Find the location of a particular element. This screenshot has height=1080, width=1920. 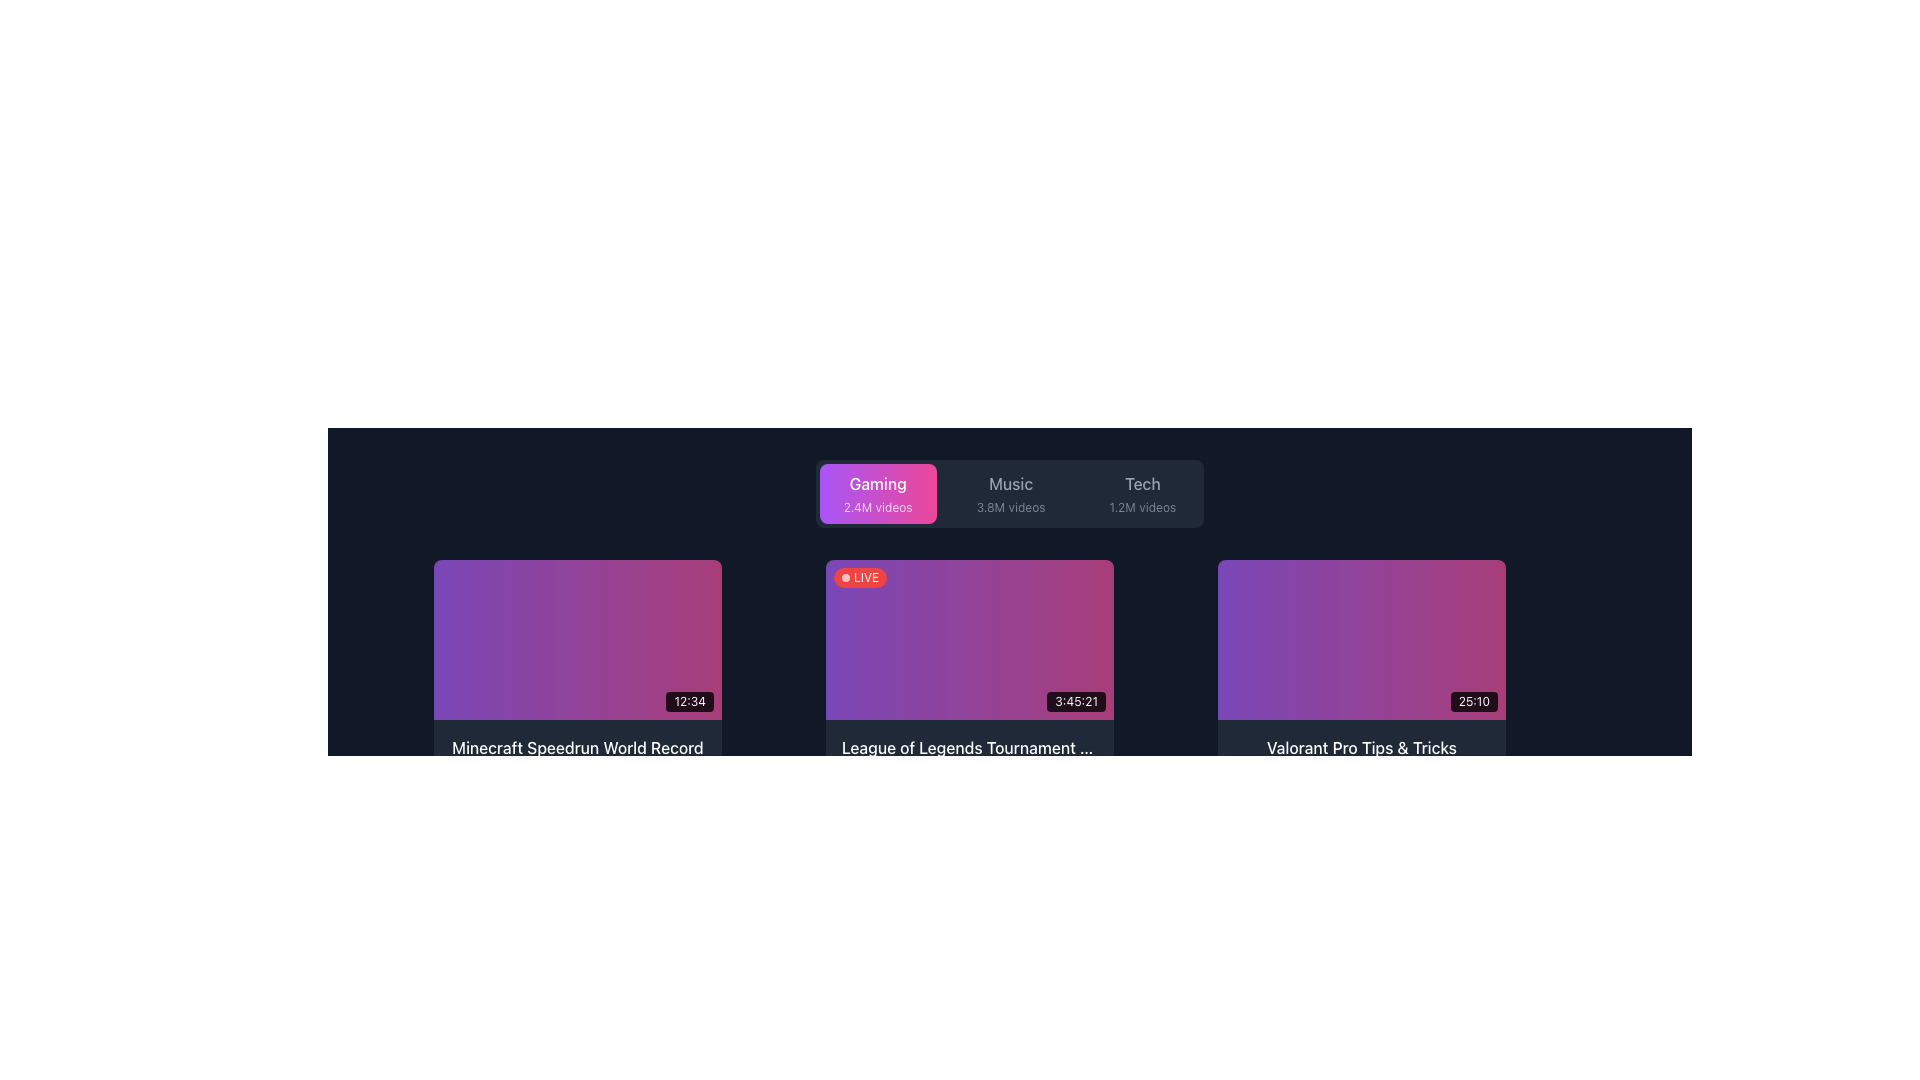

the timestamp displayed in the text label or badge located in the bottom-right corner of the middle card in a row of three cards is located at coordinates (1075, 701).